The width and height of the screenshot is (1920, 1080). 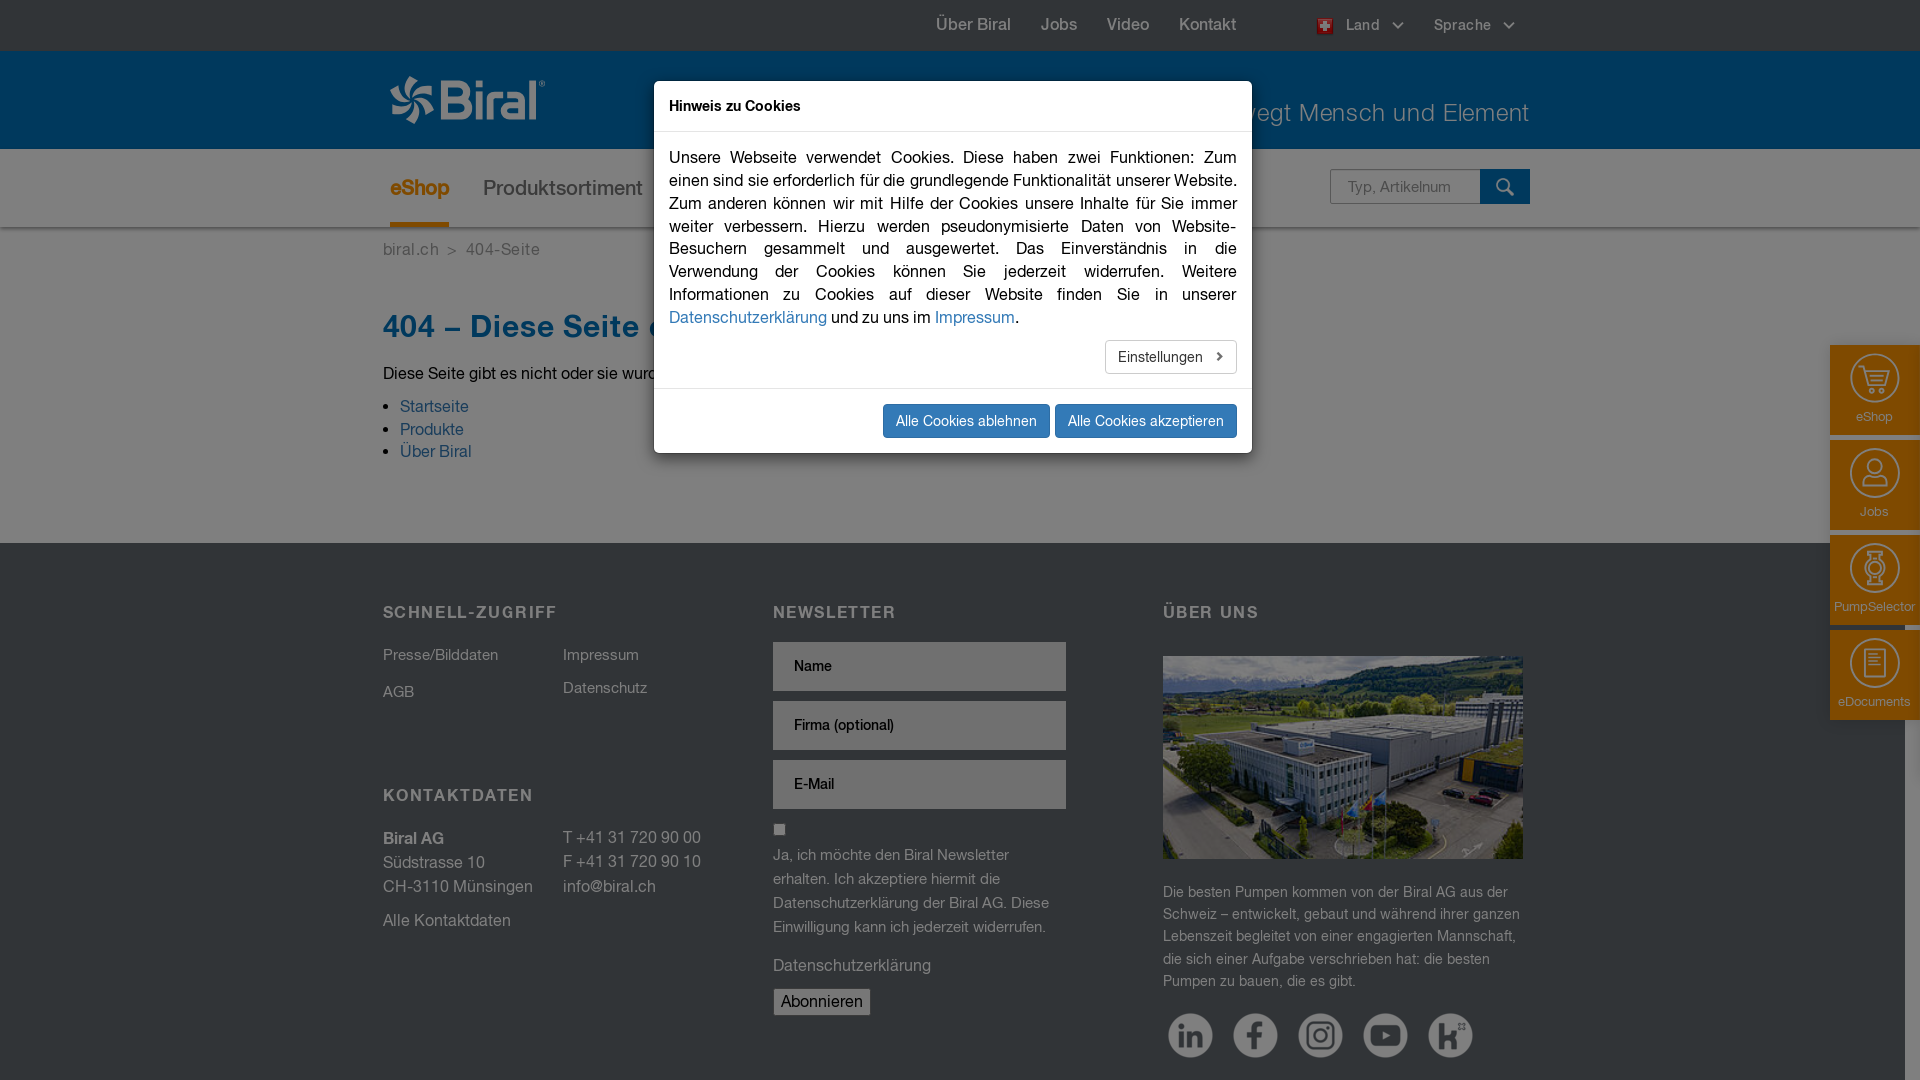 I want to click on 'Abonnieren', so click(x=820, y=1002).